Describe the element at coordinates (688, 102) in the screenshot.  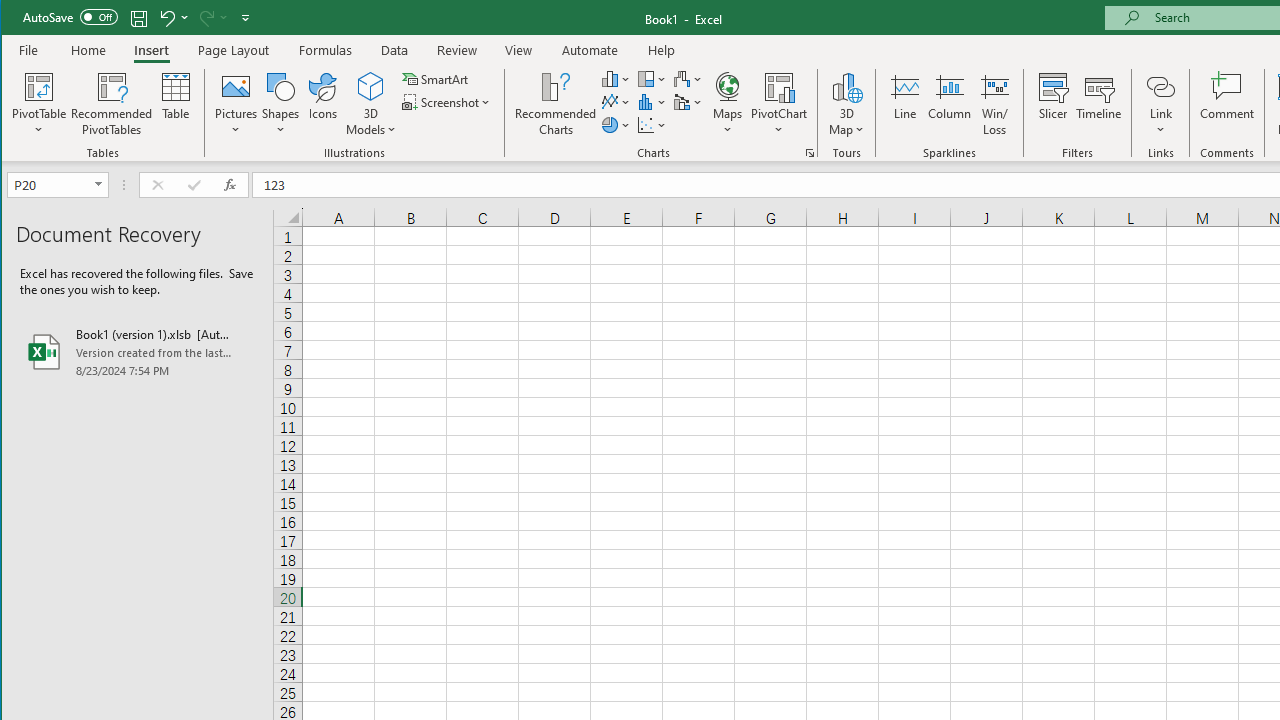
I see `'Insert Combo Chart'` at that location.